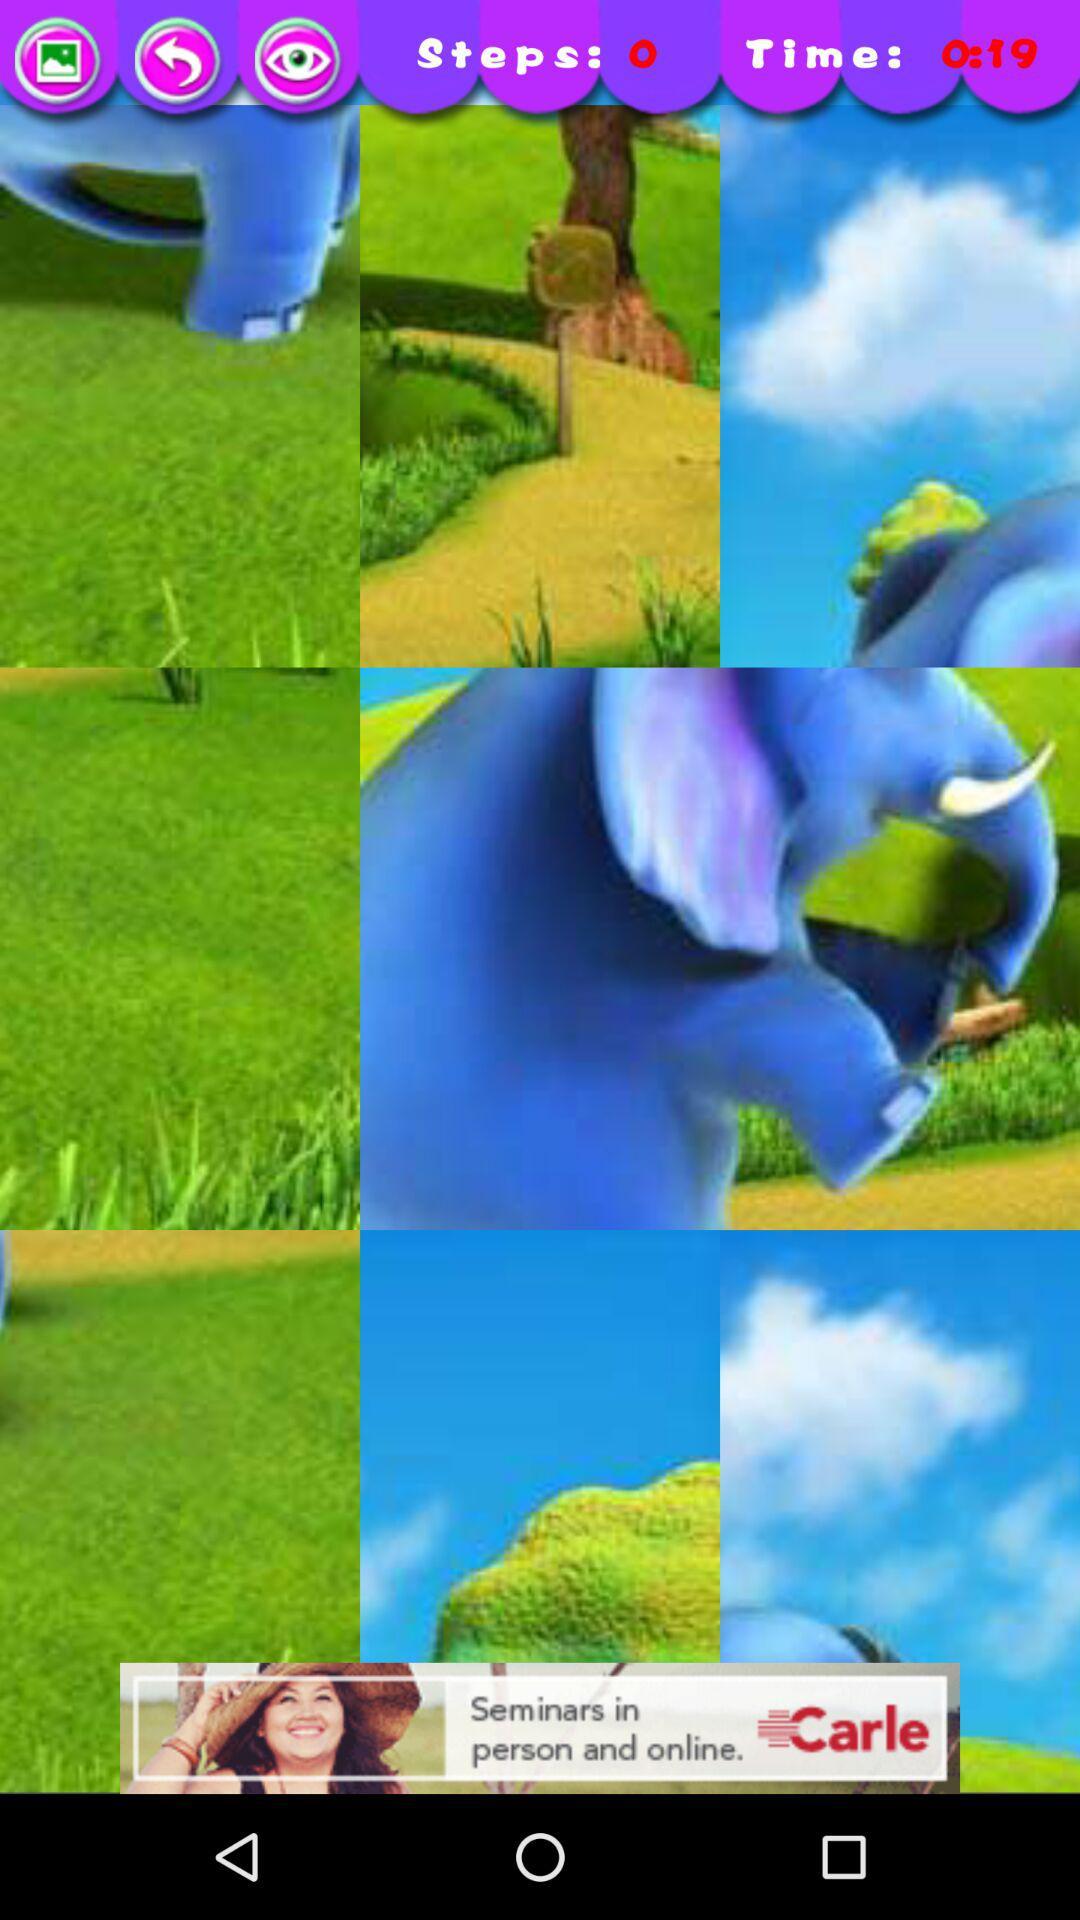  Describe the element at coordinates (540, 1727) in the screenshot. I see `advertisement` at that location.